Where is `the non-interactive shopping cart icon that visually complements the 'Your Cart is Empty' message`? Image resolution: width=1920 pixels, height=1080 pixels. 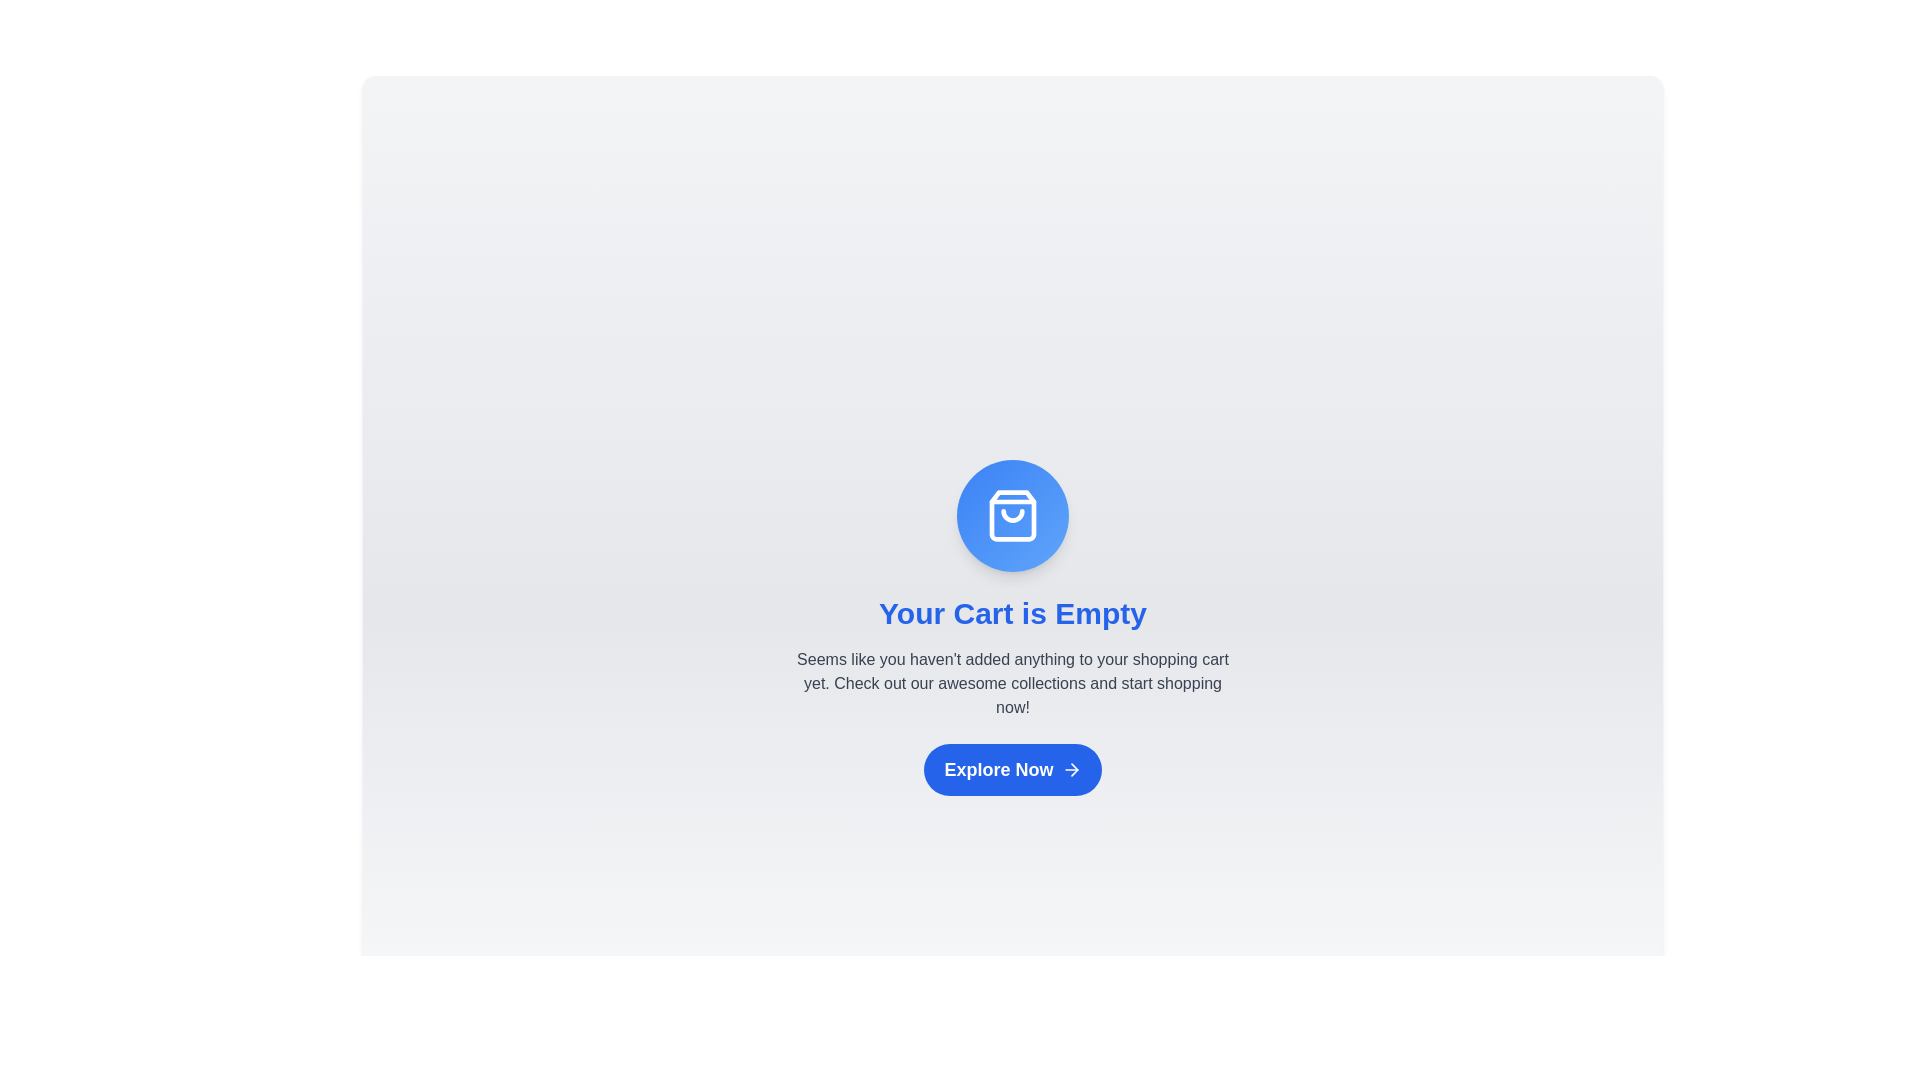 the non-interactive shopping cart icon that visually complements the 'Your Cart is Empty' message is located at coordinates (1012, 515).